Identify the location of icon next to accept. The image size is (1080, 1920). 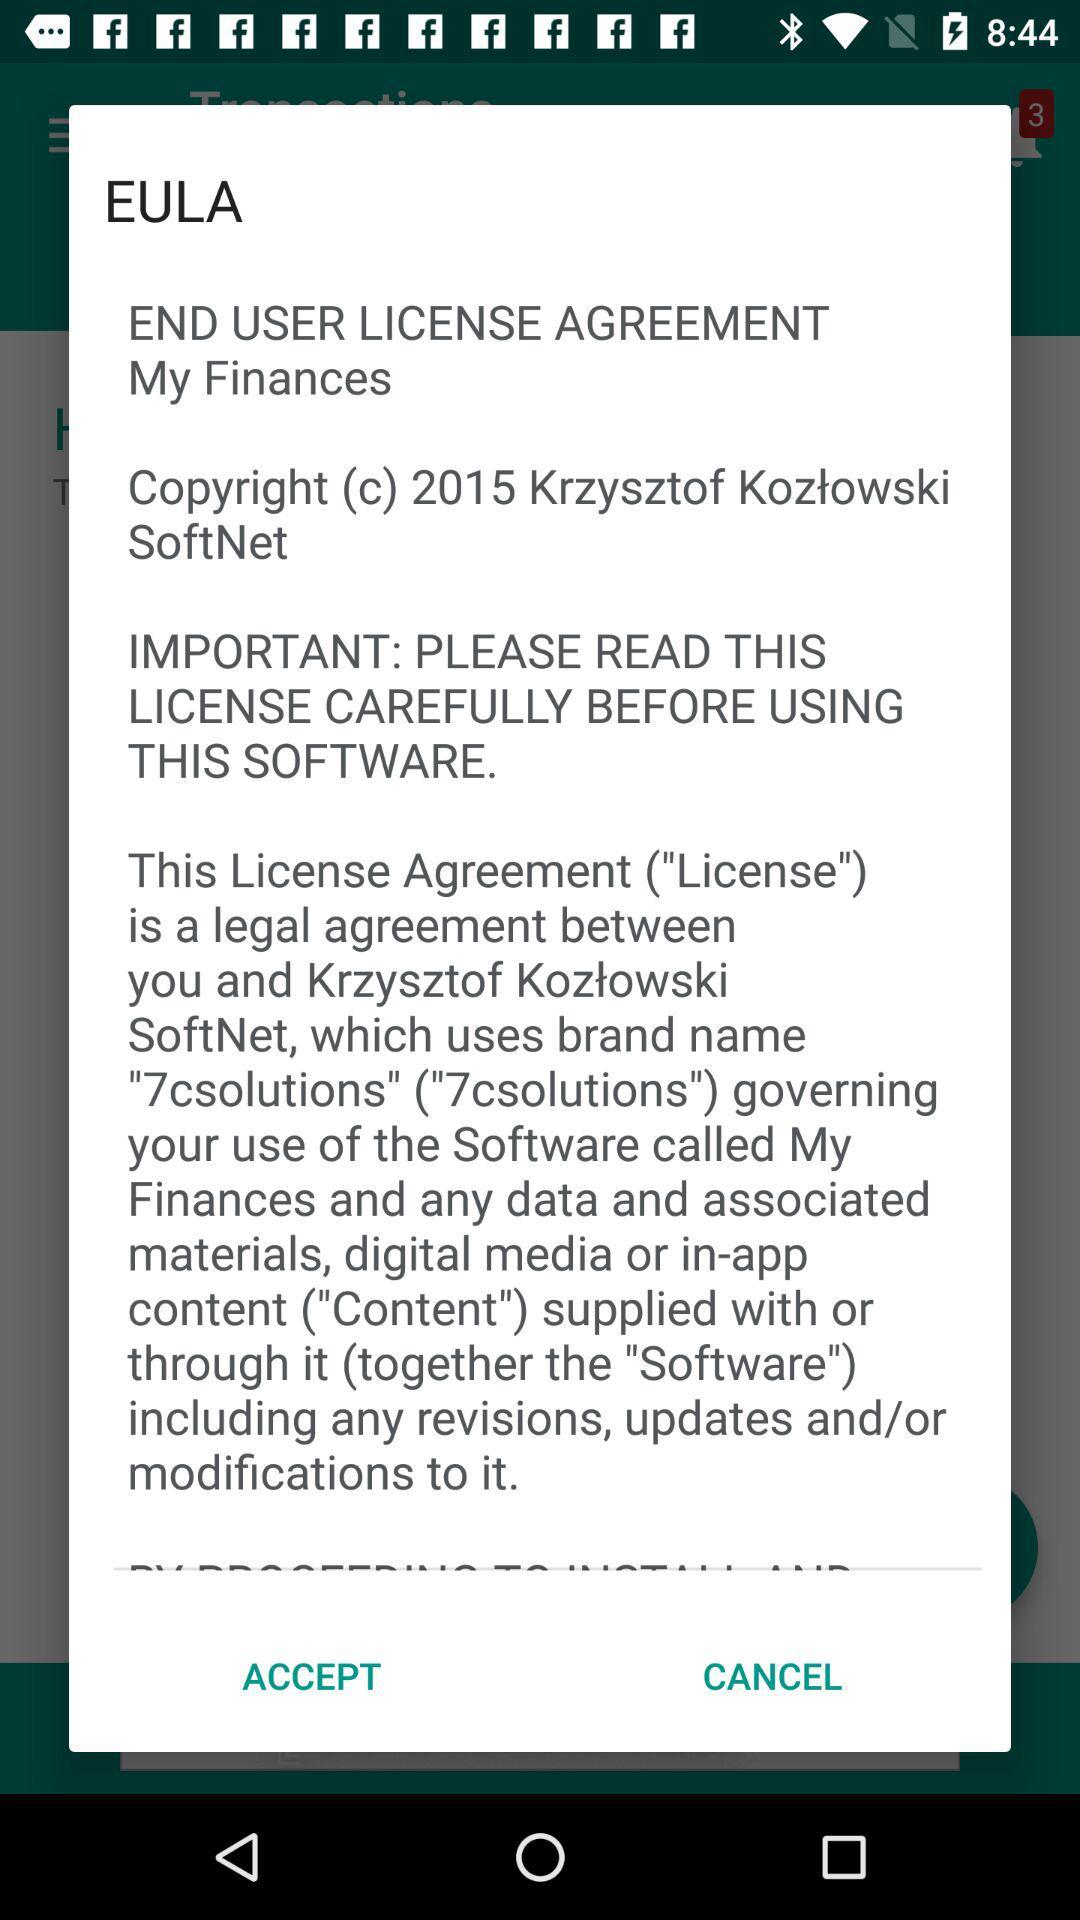
(771, 1675).